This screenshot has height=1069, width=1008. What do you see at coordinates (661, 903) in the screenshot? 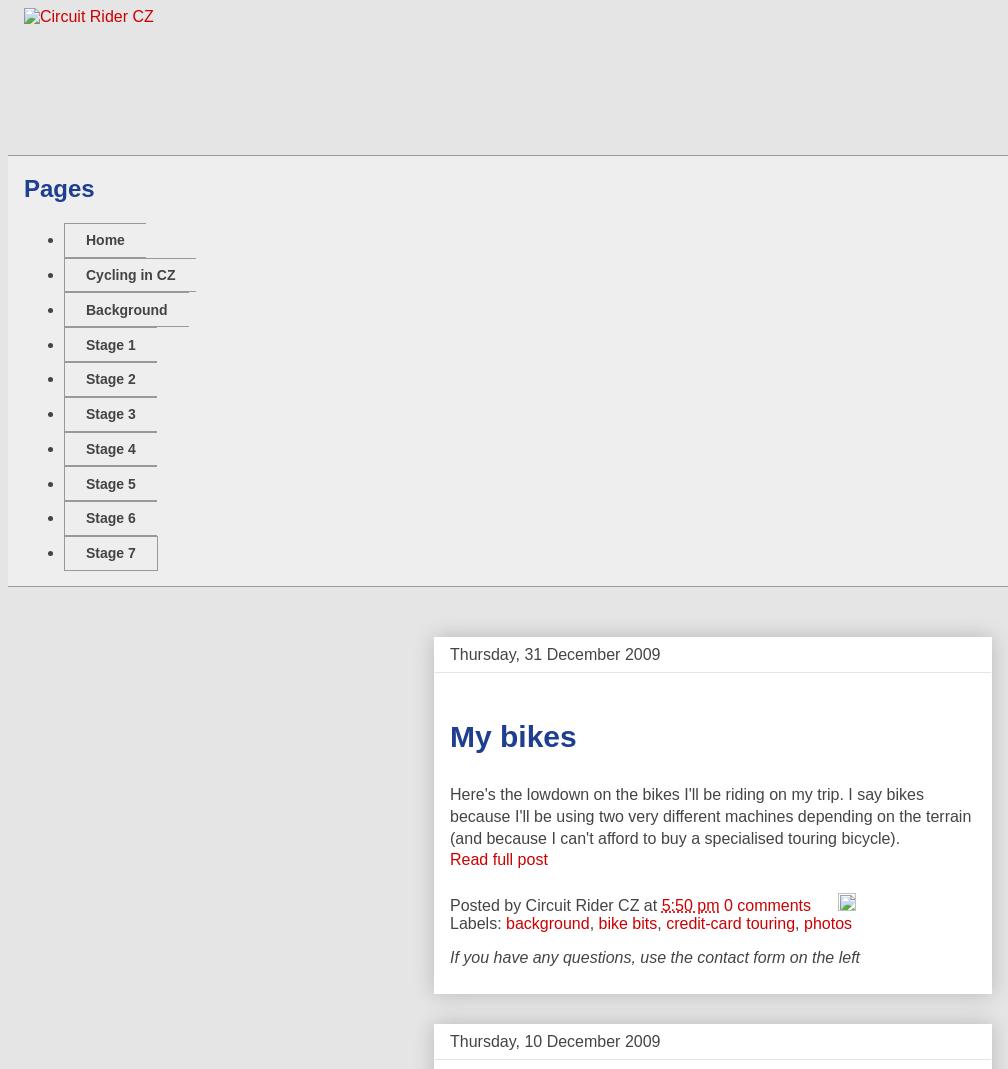
I see `'5:50 pm'` at bounding box center [661, 903].